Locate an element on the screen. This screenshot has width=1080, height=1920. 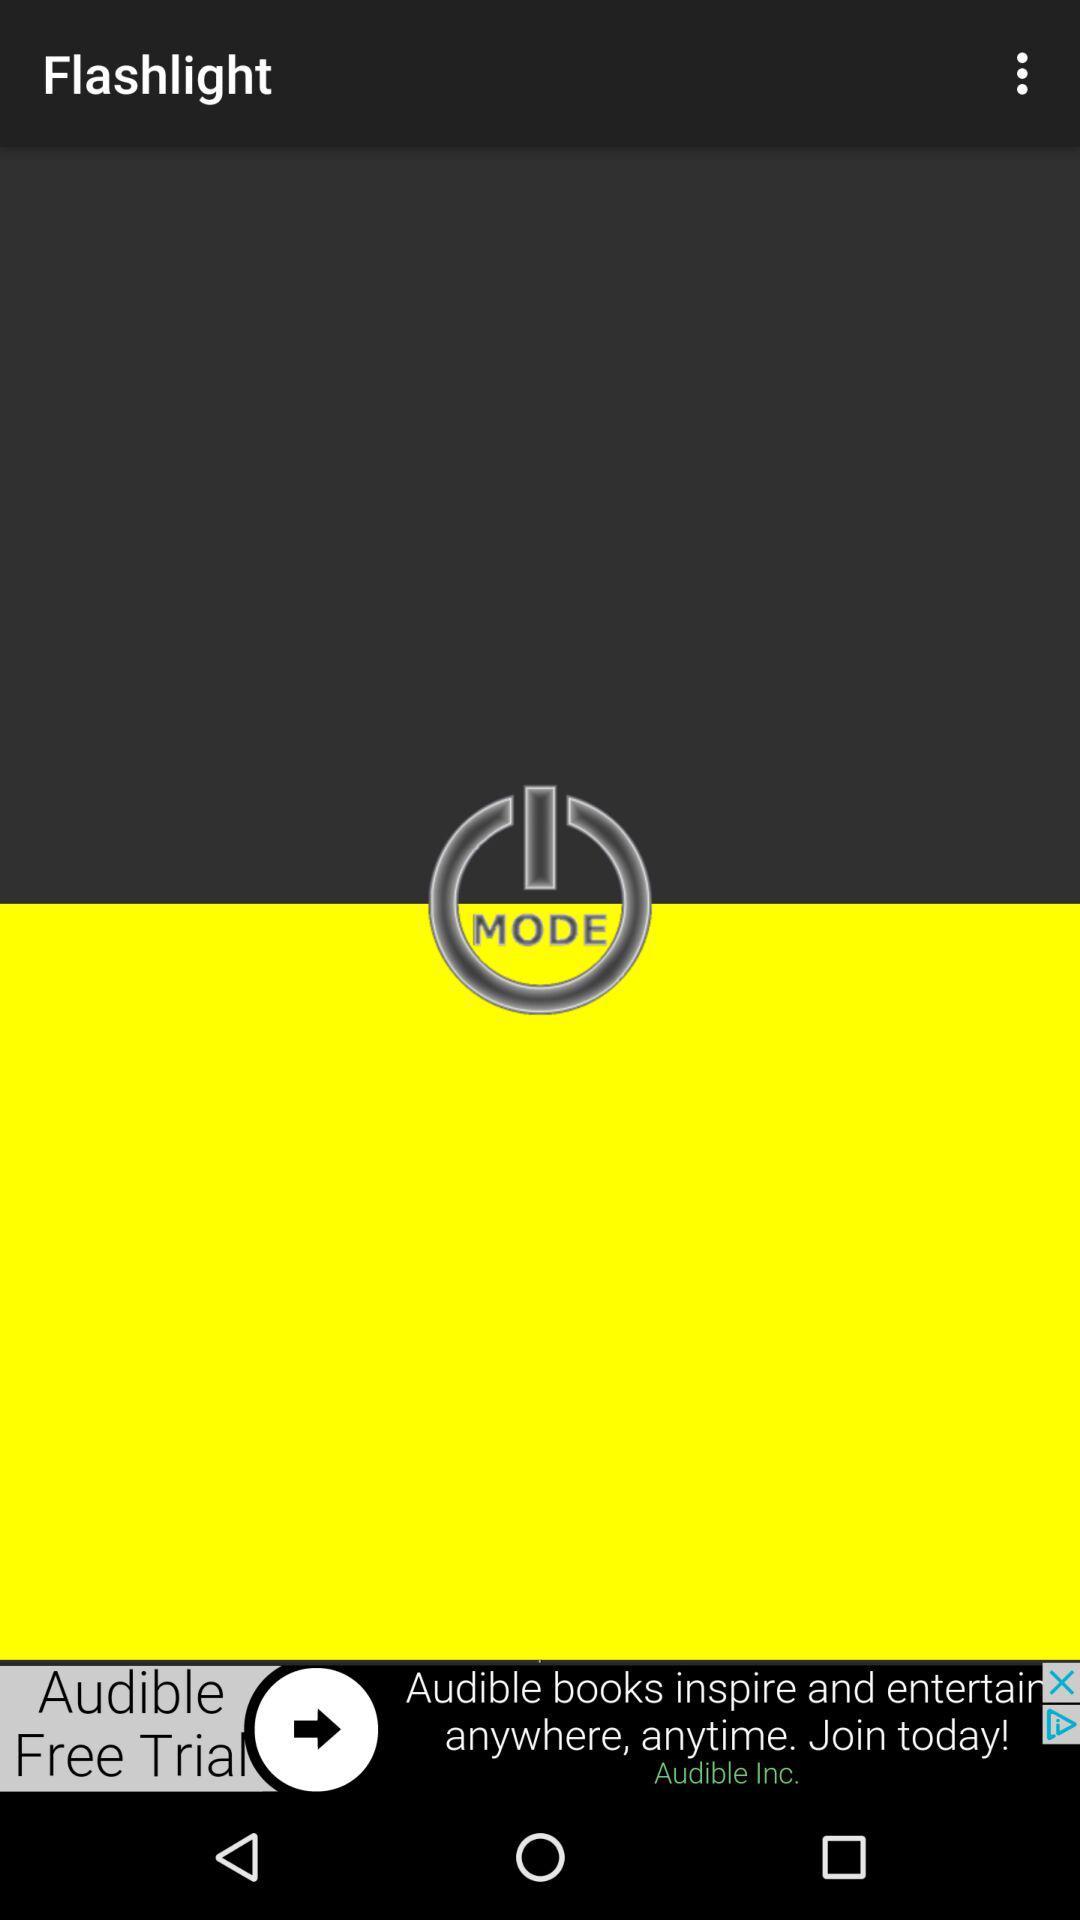
button page is located at coordinates (540, 901).